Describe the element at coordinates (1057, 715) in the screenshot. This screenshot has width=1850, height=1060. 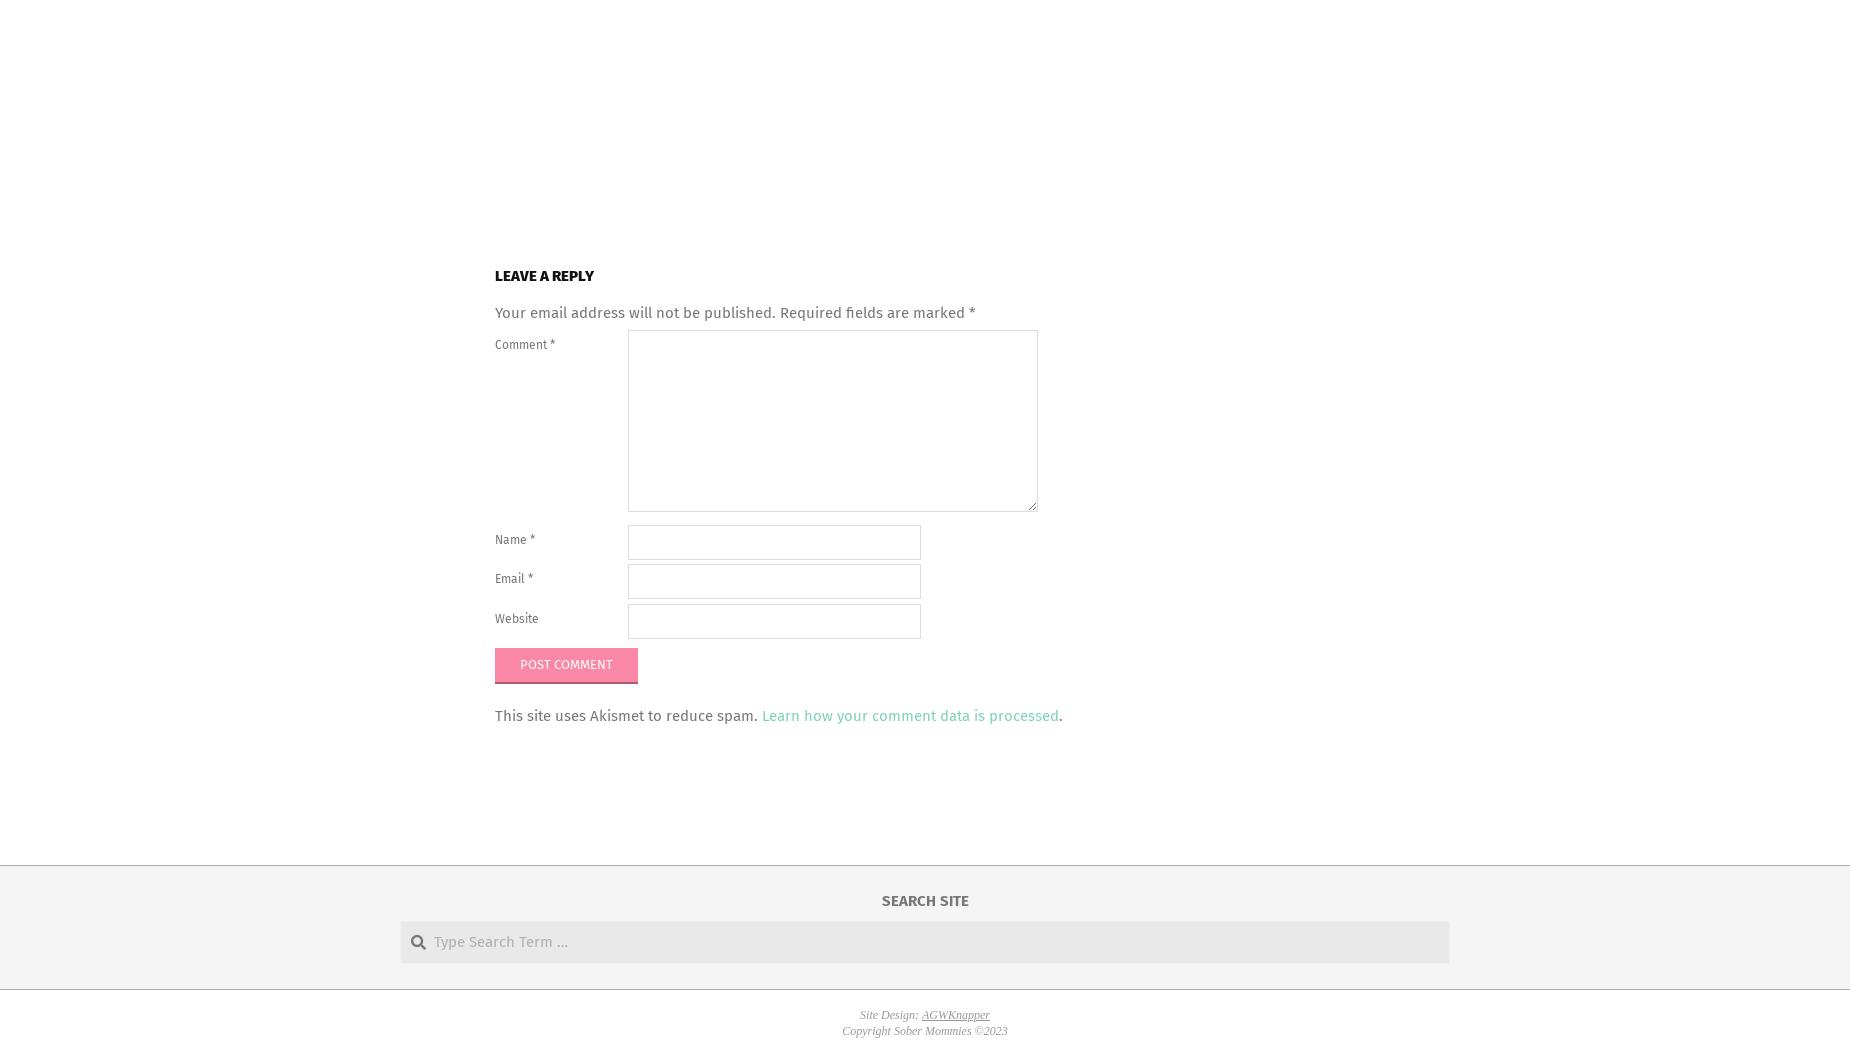
I see `'.'` at that location.